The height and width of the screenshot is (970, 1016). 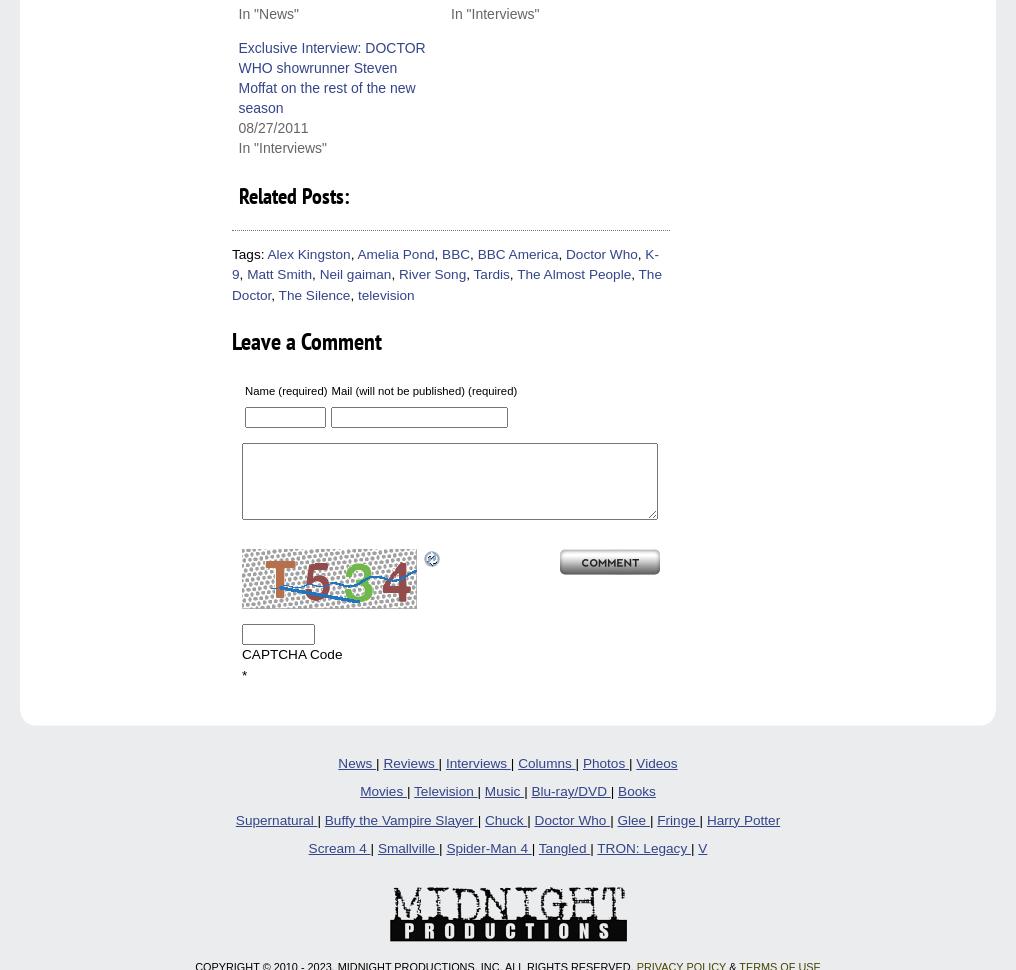 I want to click on 'Interviews', so click(x=444, y=761).